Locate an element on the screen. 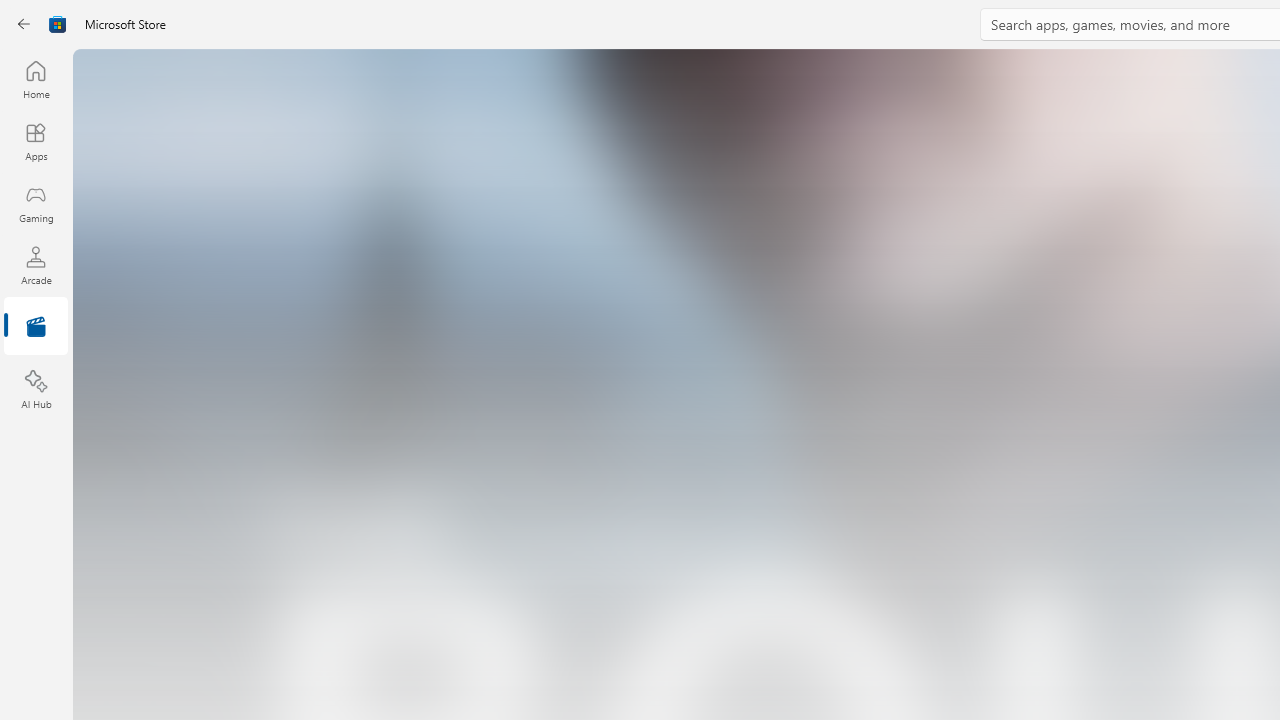 The height and width of the screenshot is (720, 1280). 'Apps' is located at coordinates (35, 140).